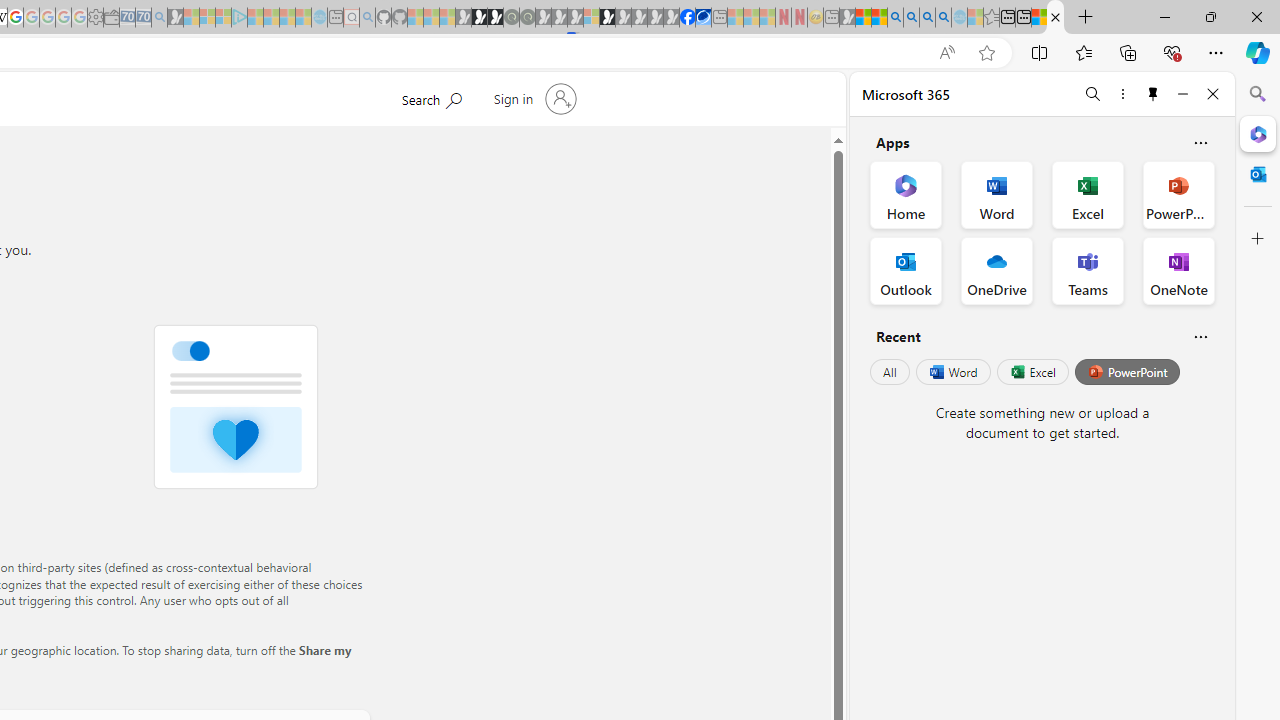 The width and height of the screenshot is (1280, 720). Describe the element at coordinates (1127, 372) in the screenshot. I see `'PowerPoint'` at that location.